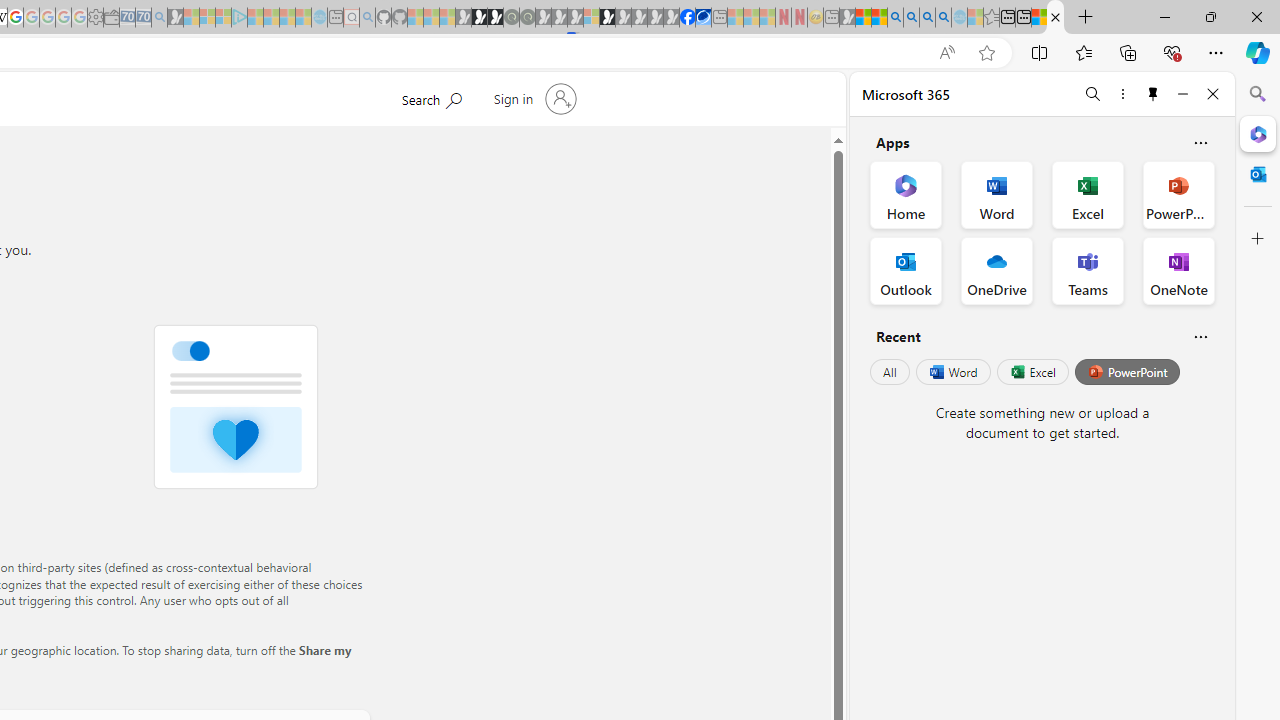 The width and height of the screenshot is (1280, 720). Describe the element at coordinates (1127, 372) in the screenshot. I see `'PowerPoint'` at that location.